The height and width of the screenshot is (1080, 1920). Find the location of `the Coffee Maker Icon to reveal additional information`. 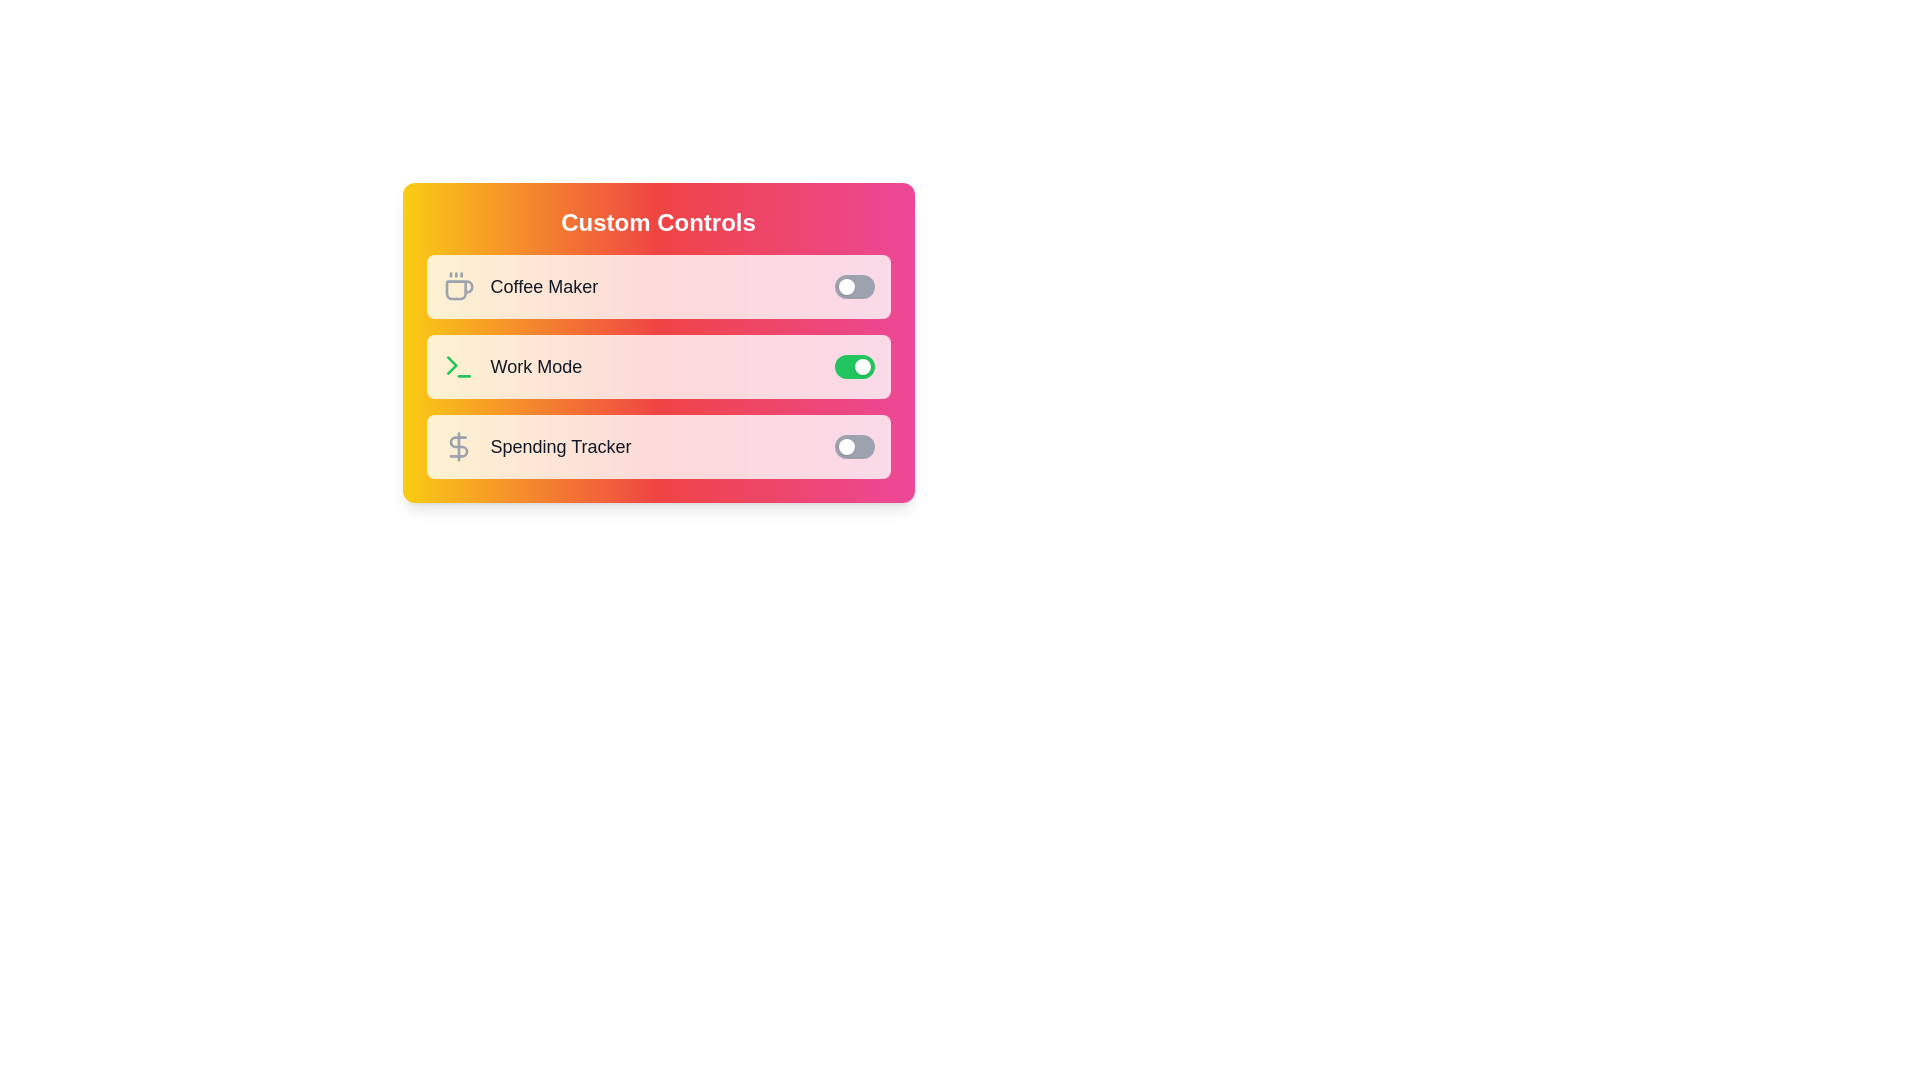

the Coffee Maker Icon to reveal additional information is located at coordinates (457, 286).